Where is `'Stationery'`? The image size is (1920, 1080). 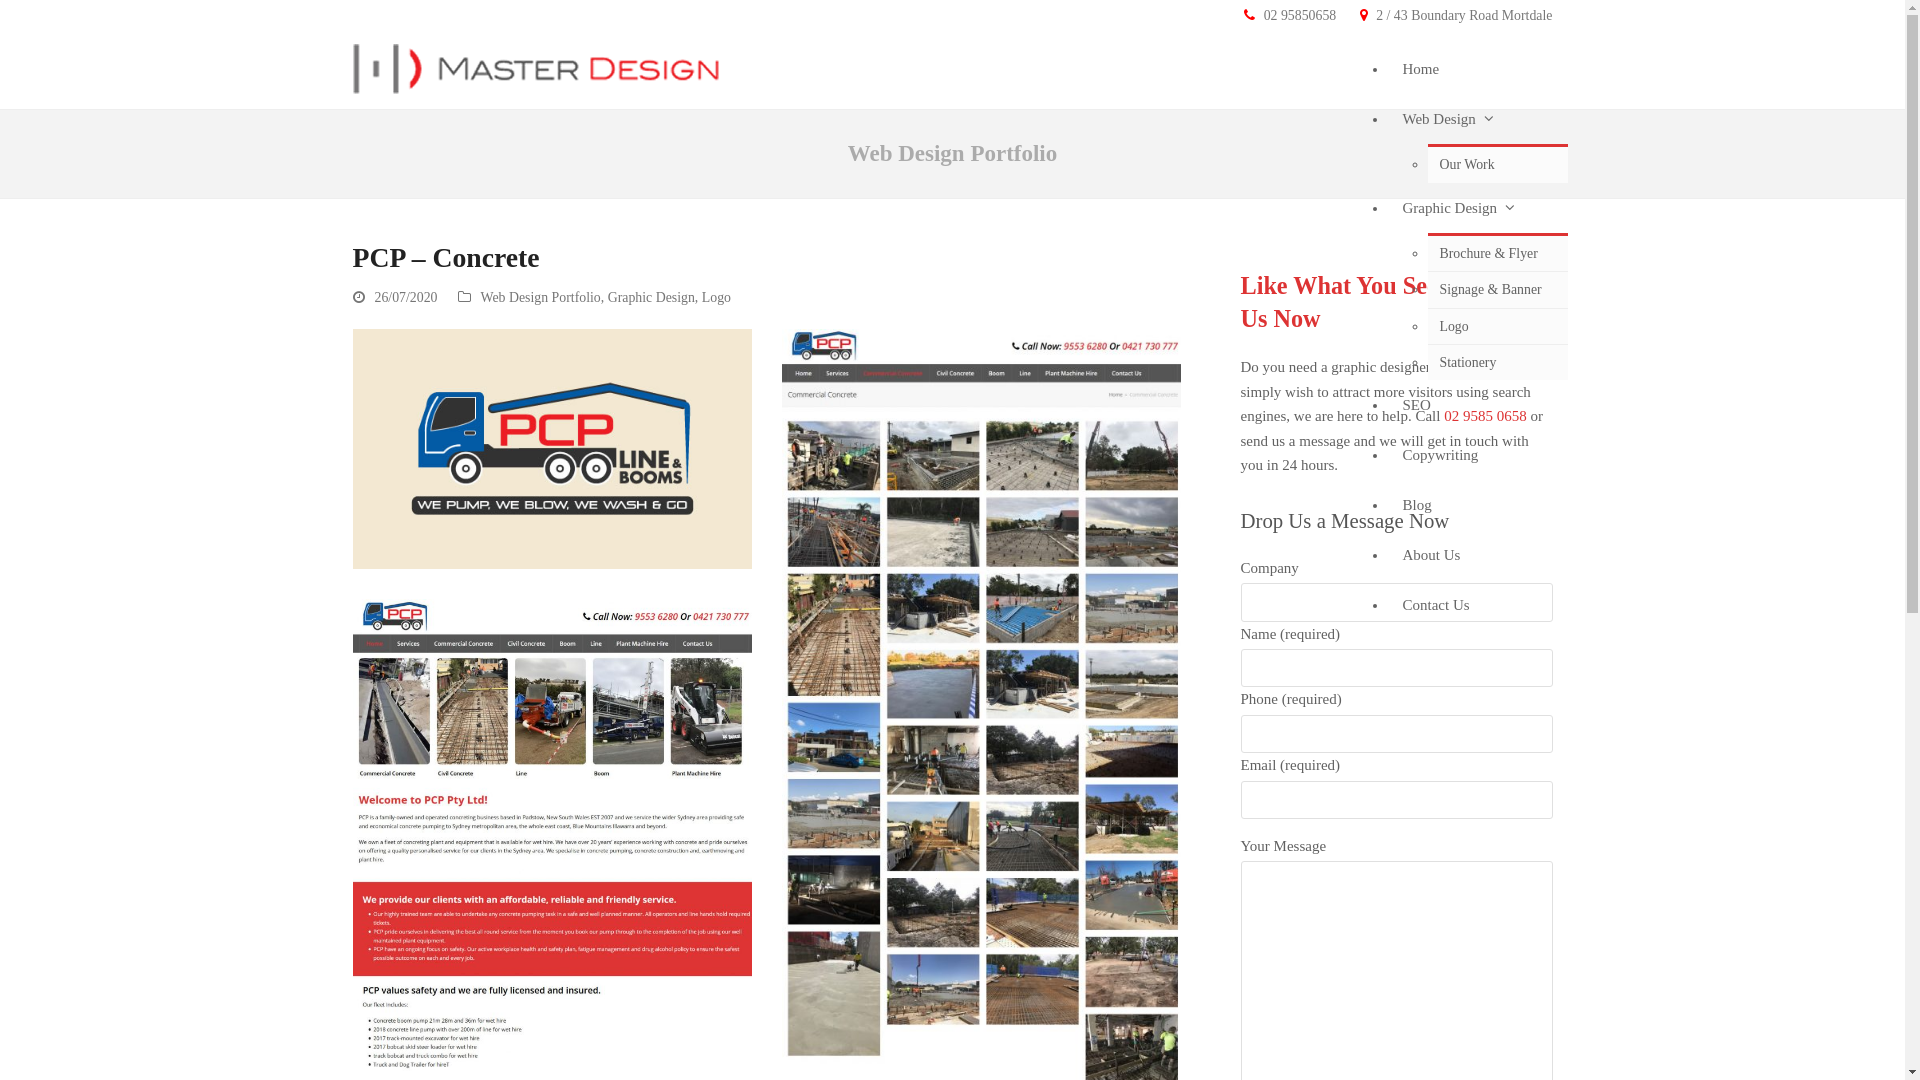
'Stationery' is located at coordinates (1497, 362).